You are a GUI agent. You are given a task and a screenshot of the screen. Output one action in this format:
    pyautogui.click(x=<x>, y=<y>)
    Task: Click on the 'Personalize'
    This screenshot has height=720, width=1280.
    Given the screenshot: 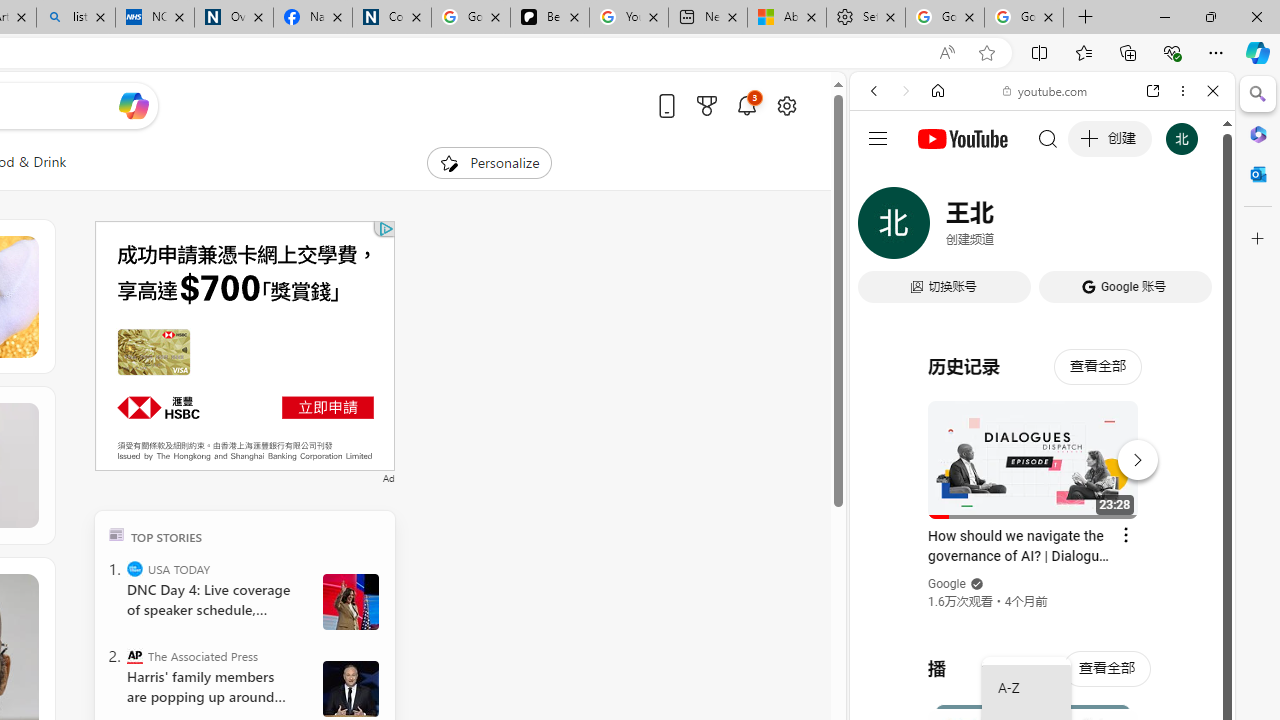 What is the action you would take?
    pyautogui.click(x=488, y=162)
    